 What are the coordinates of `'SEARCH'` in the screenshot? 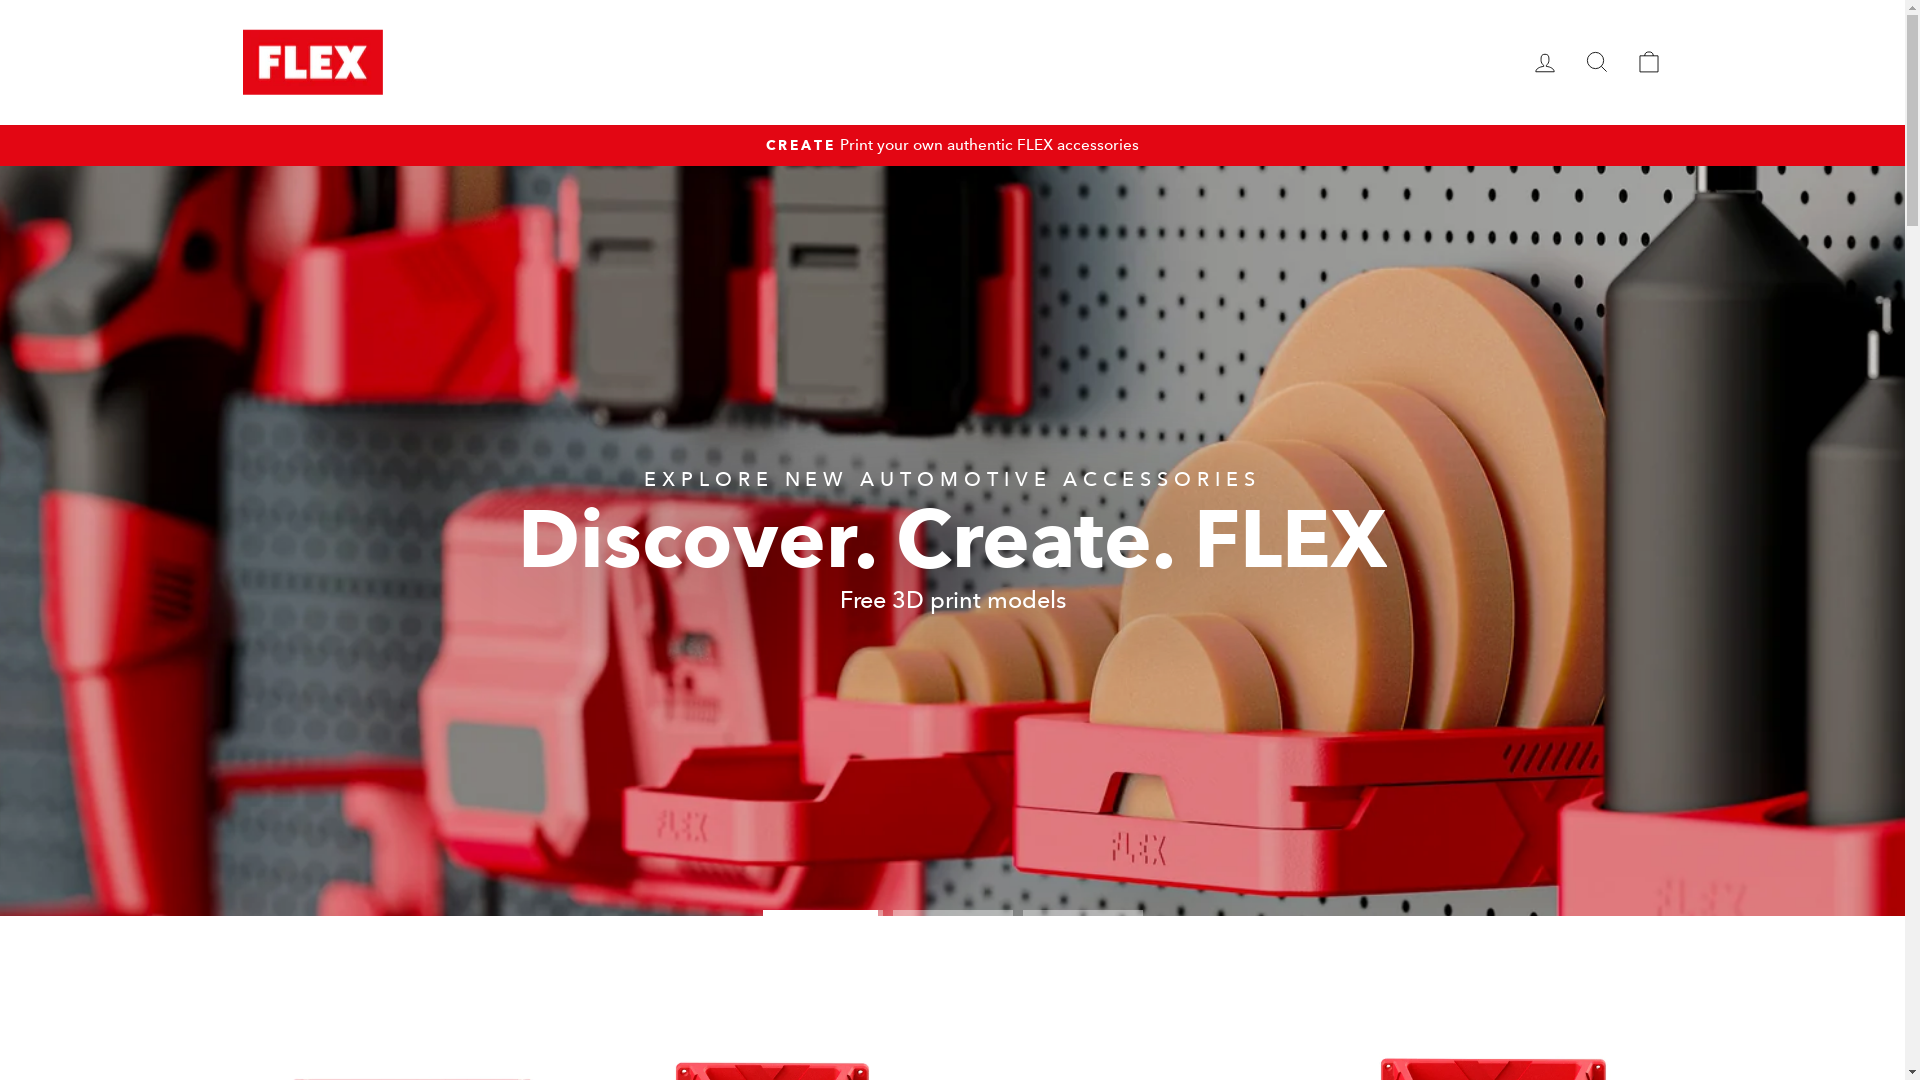 It's located at (1595, 61).